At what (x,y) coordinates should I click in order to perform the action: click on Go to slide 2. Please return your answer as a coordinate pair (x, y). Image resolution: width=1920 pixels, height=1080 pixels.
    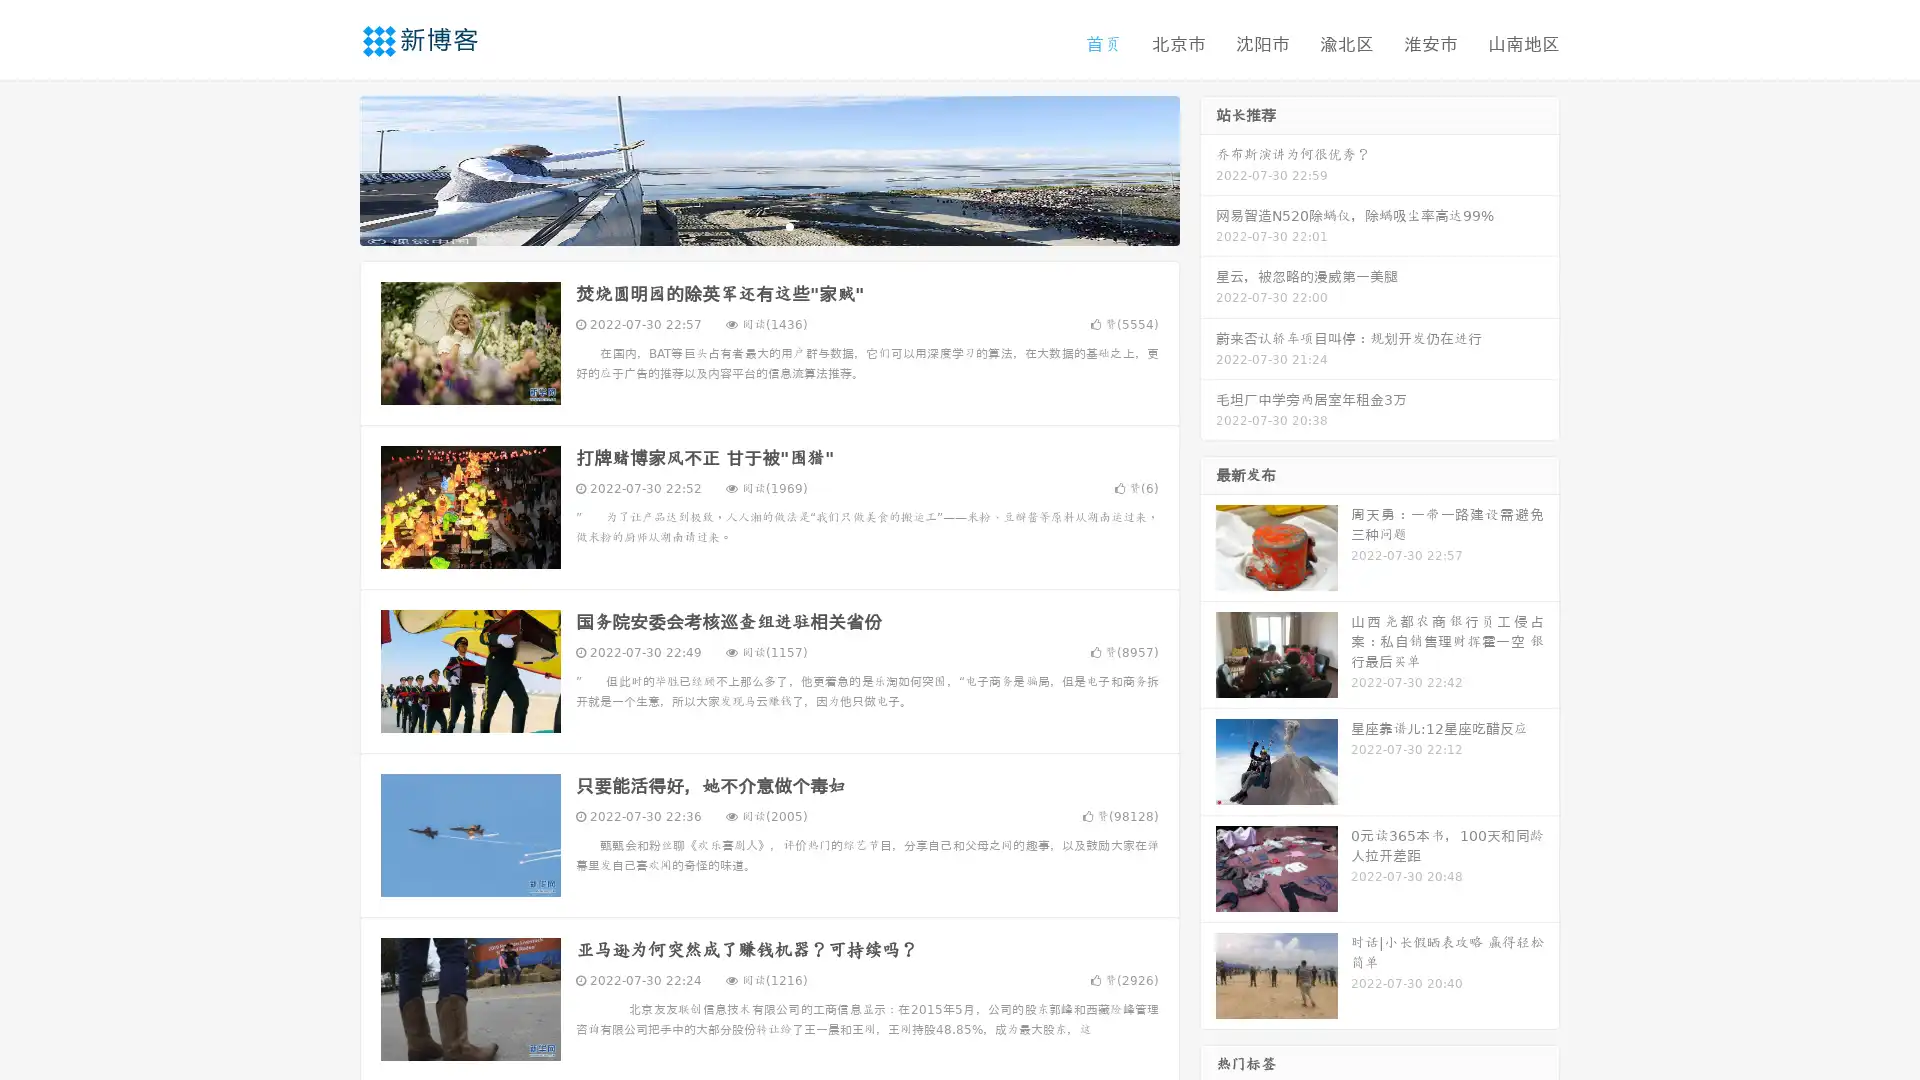
    Looking at the image, I should click on (768, 225).